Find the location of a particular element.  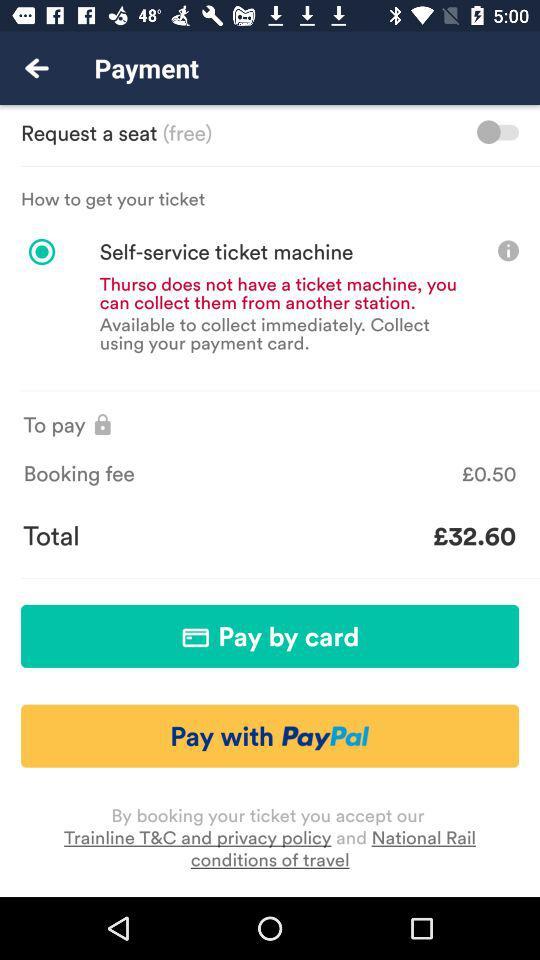

request toggle option is located at coordinates (496, 131).